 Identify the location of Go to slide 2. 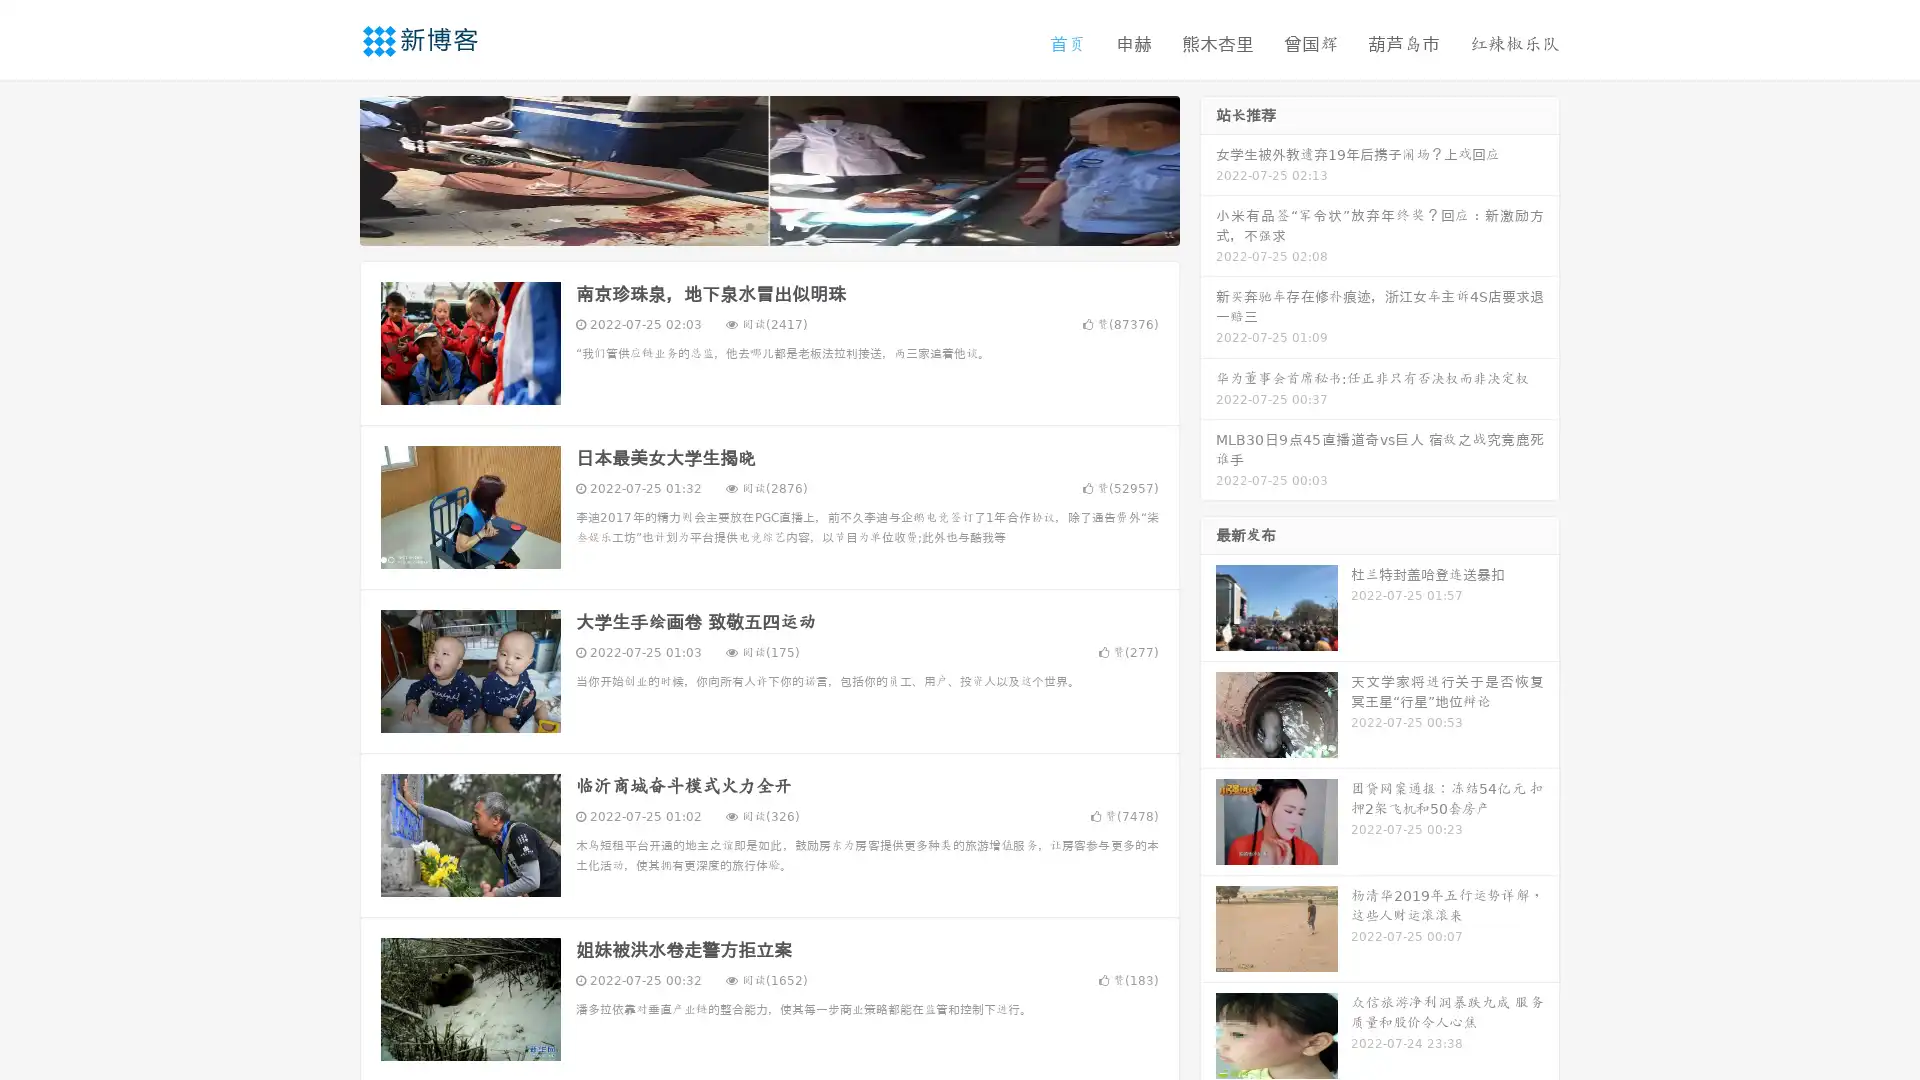
(768, 225).